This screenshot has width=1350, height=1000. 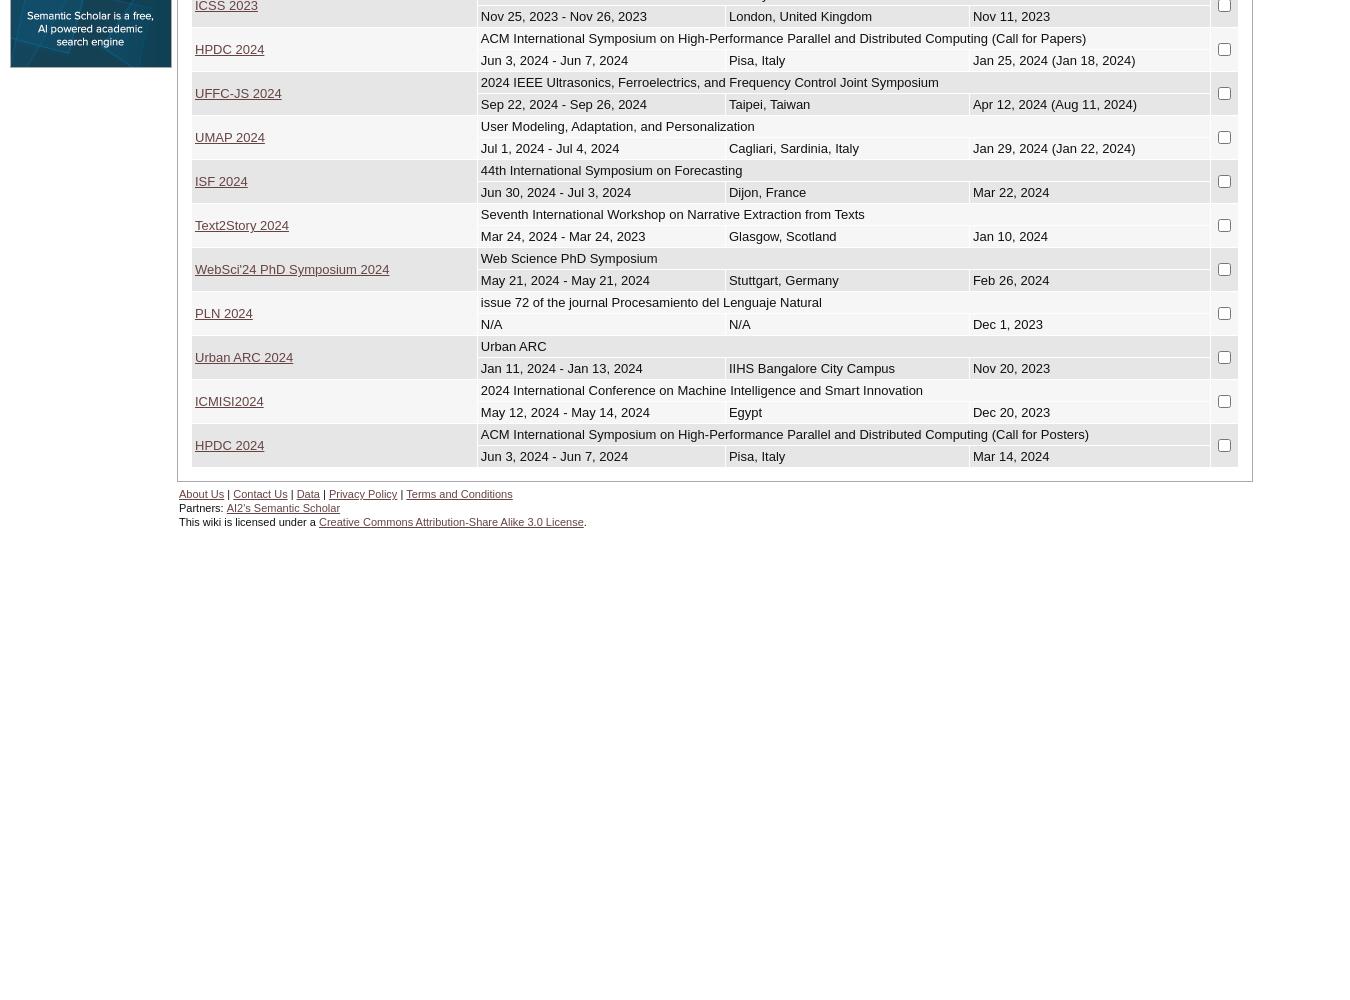 What do you see at coordinates (194, 136) in the screenshot?
I see `'UMAP 2024'` at bounding box center [194, 136].